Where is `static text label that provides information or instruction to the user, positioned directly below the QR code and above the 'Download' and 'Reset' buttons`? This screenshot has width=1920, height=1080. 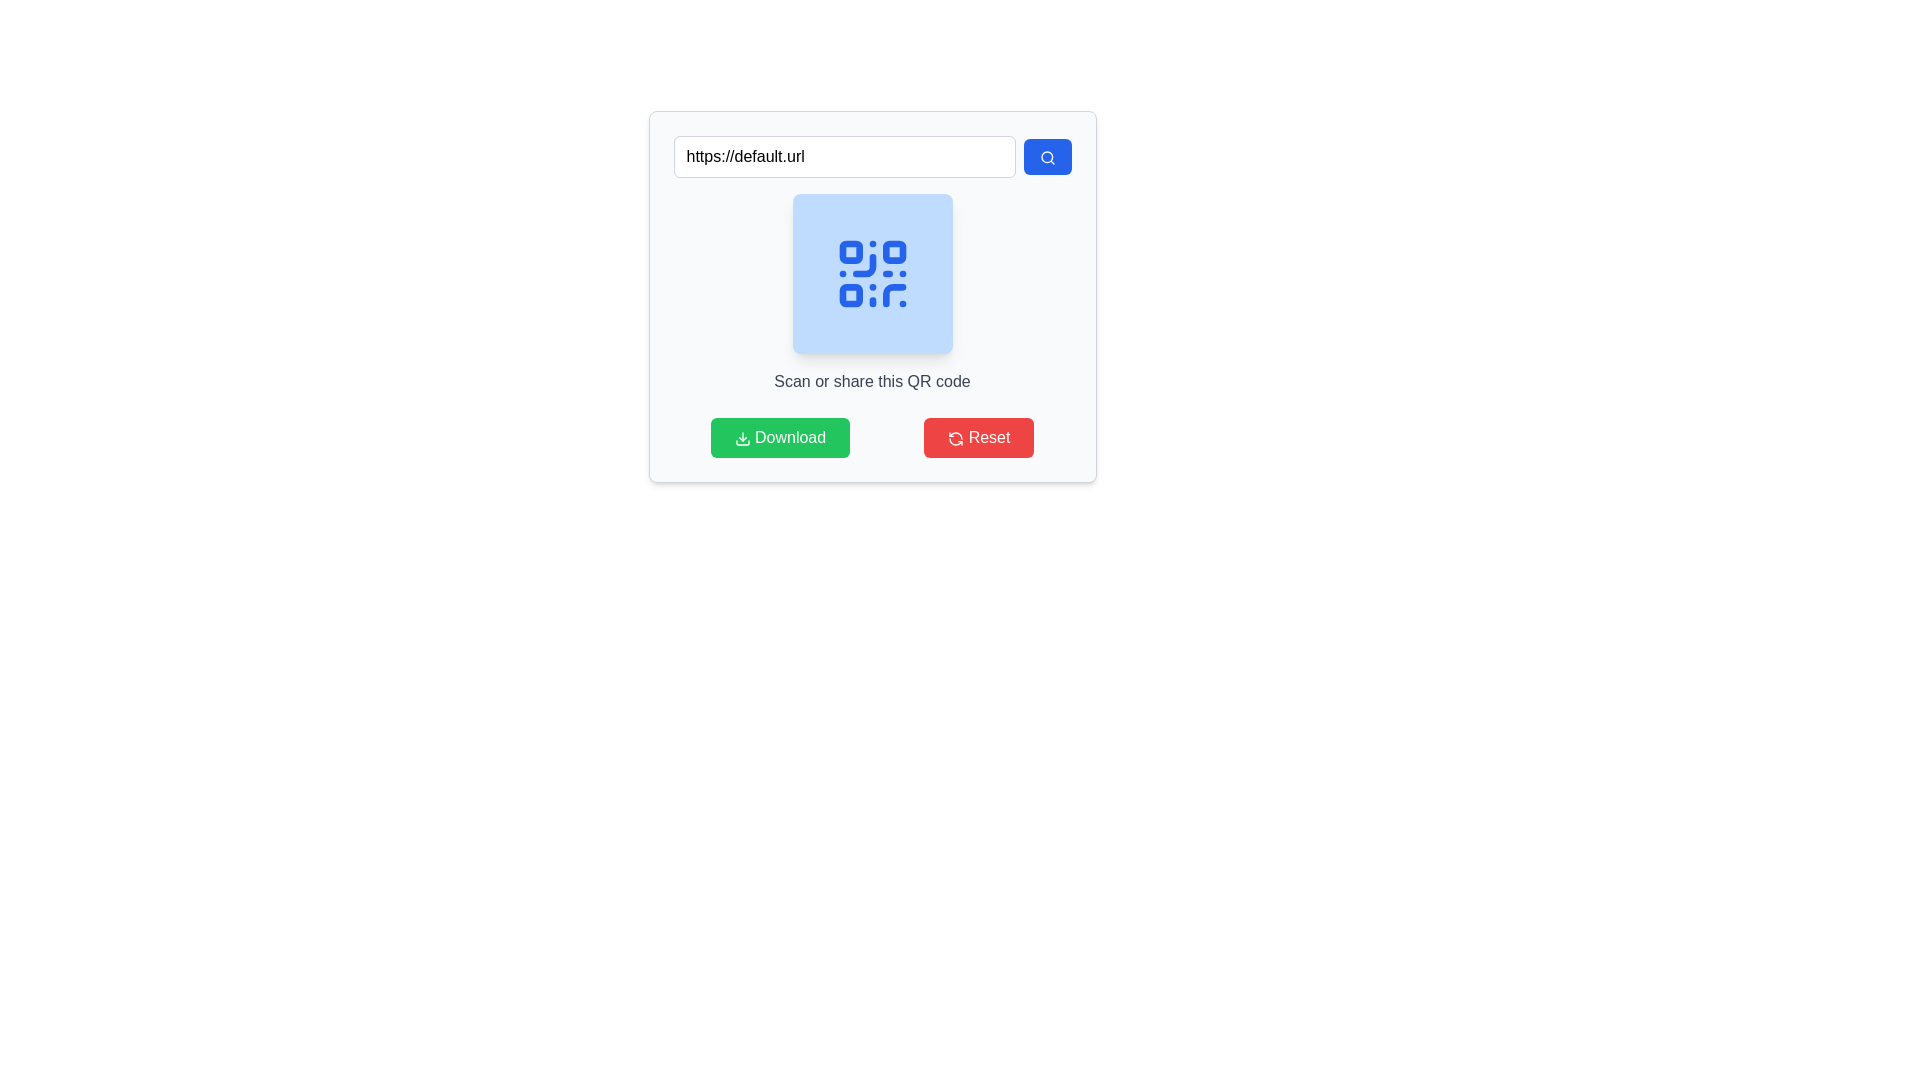
static text label that provides information or instruction to the user, positioned directly below the QR code and above the 'Download' and 'Reset' buttons is located at coordinates (872, 381).